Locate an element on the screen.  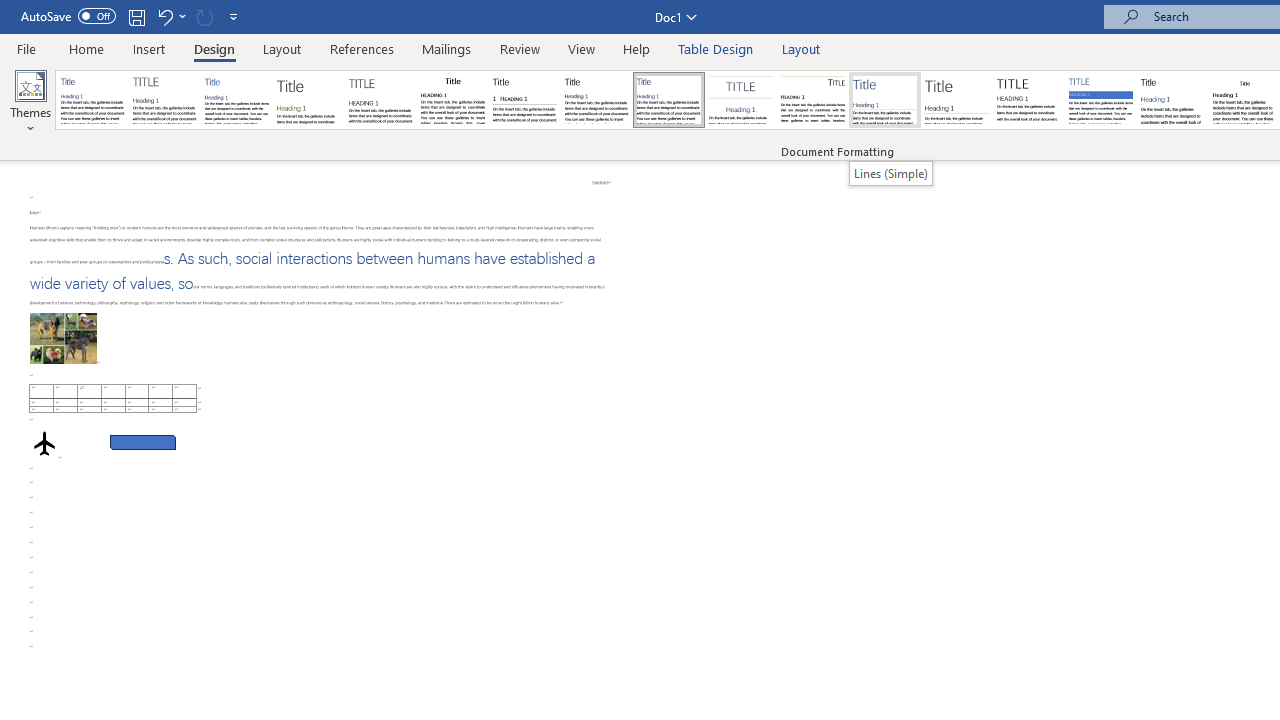
'Themes' is located at coordinates (30, 103).